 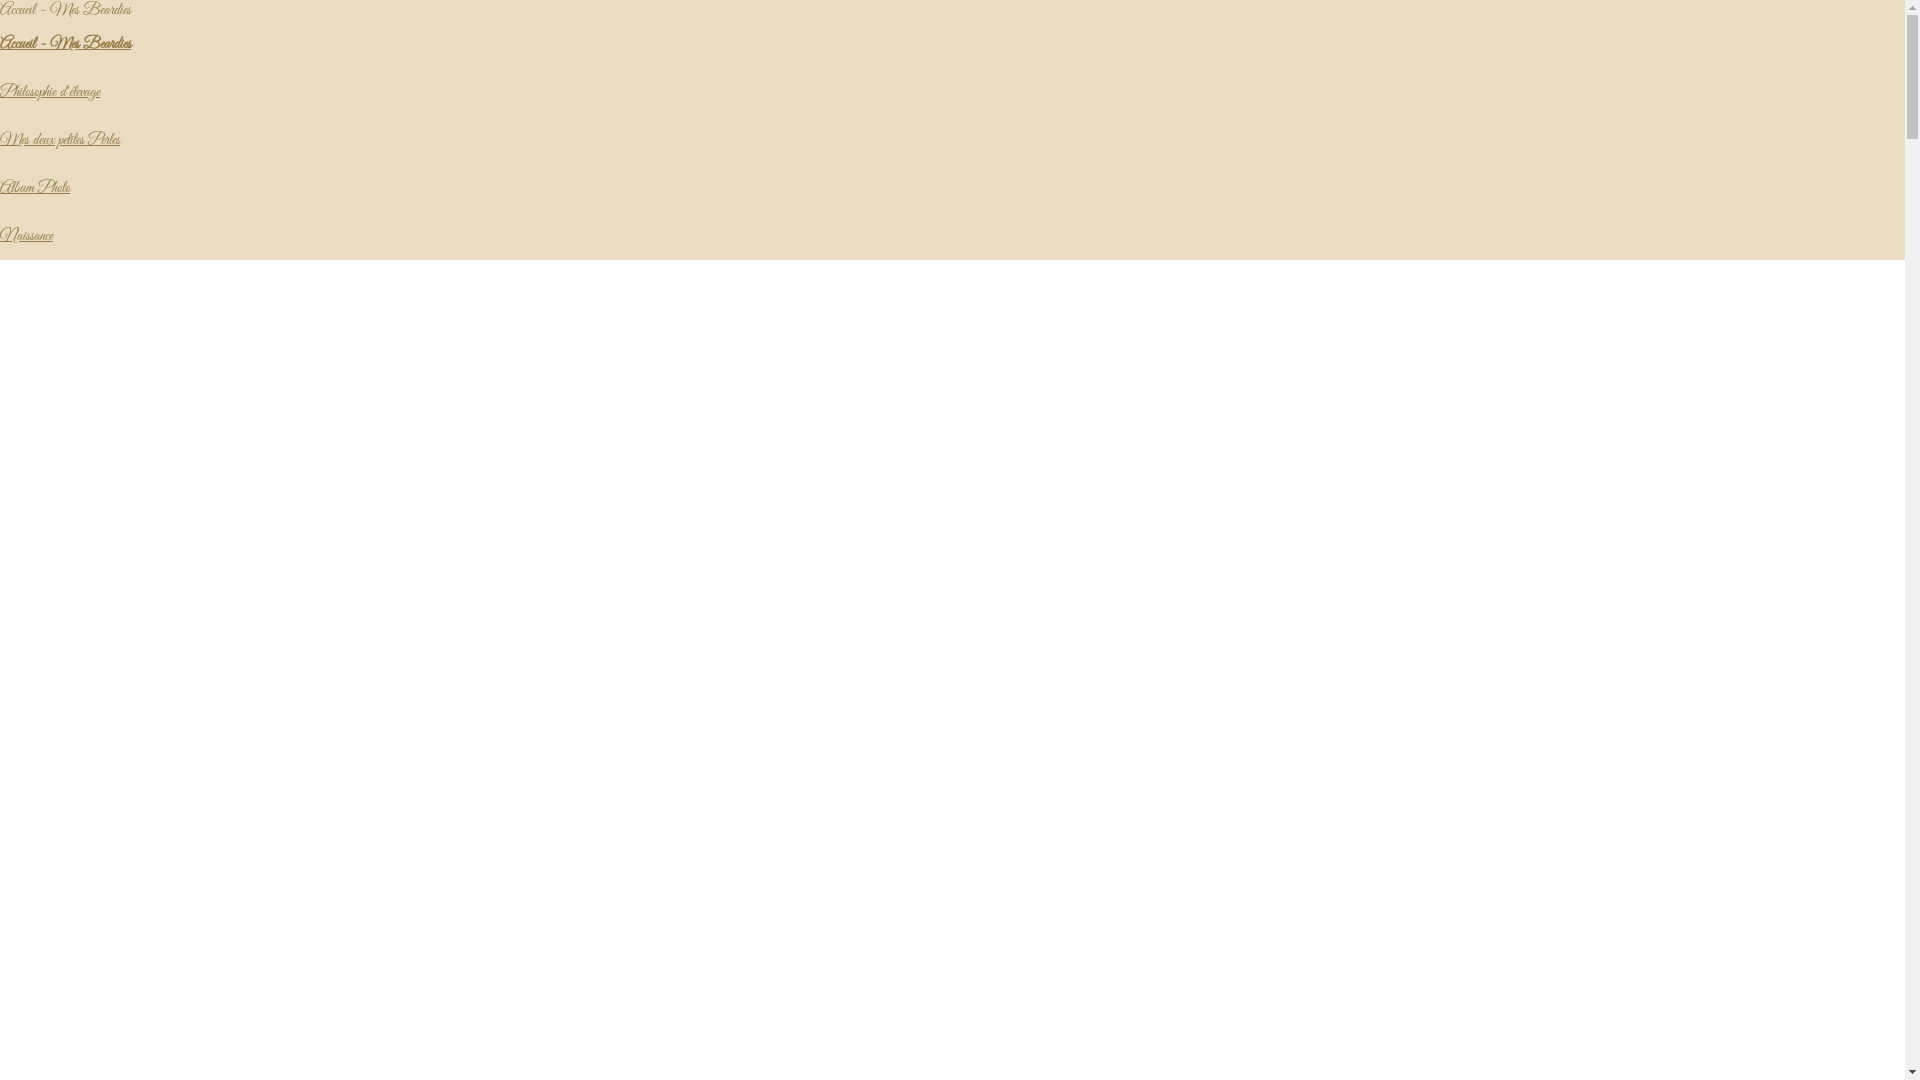 What do you see at coordinates (65, 43) in the screenshot?
I see `'Accueil - Mes Beardies'` at bounding box center [65, 43].